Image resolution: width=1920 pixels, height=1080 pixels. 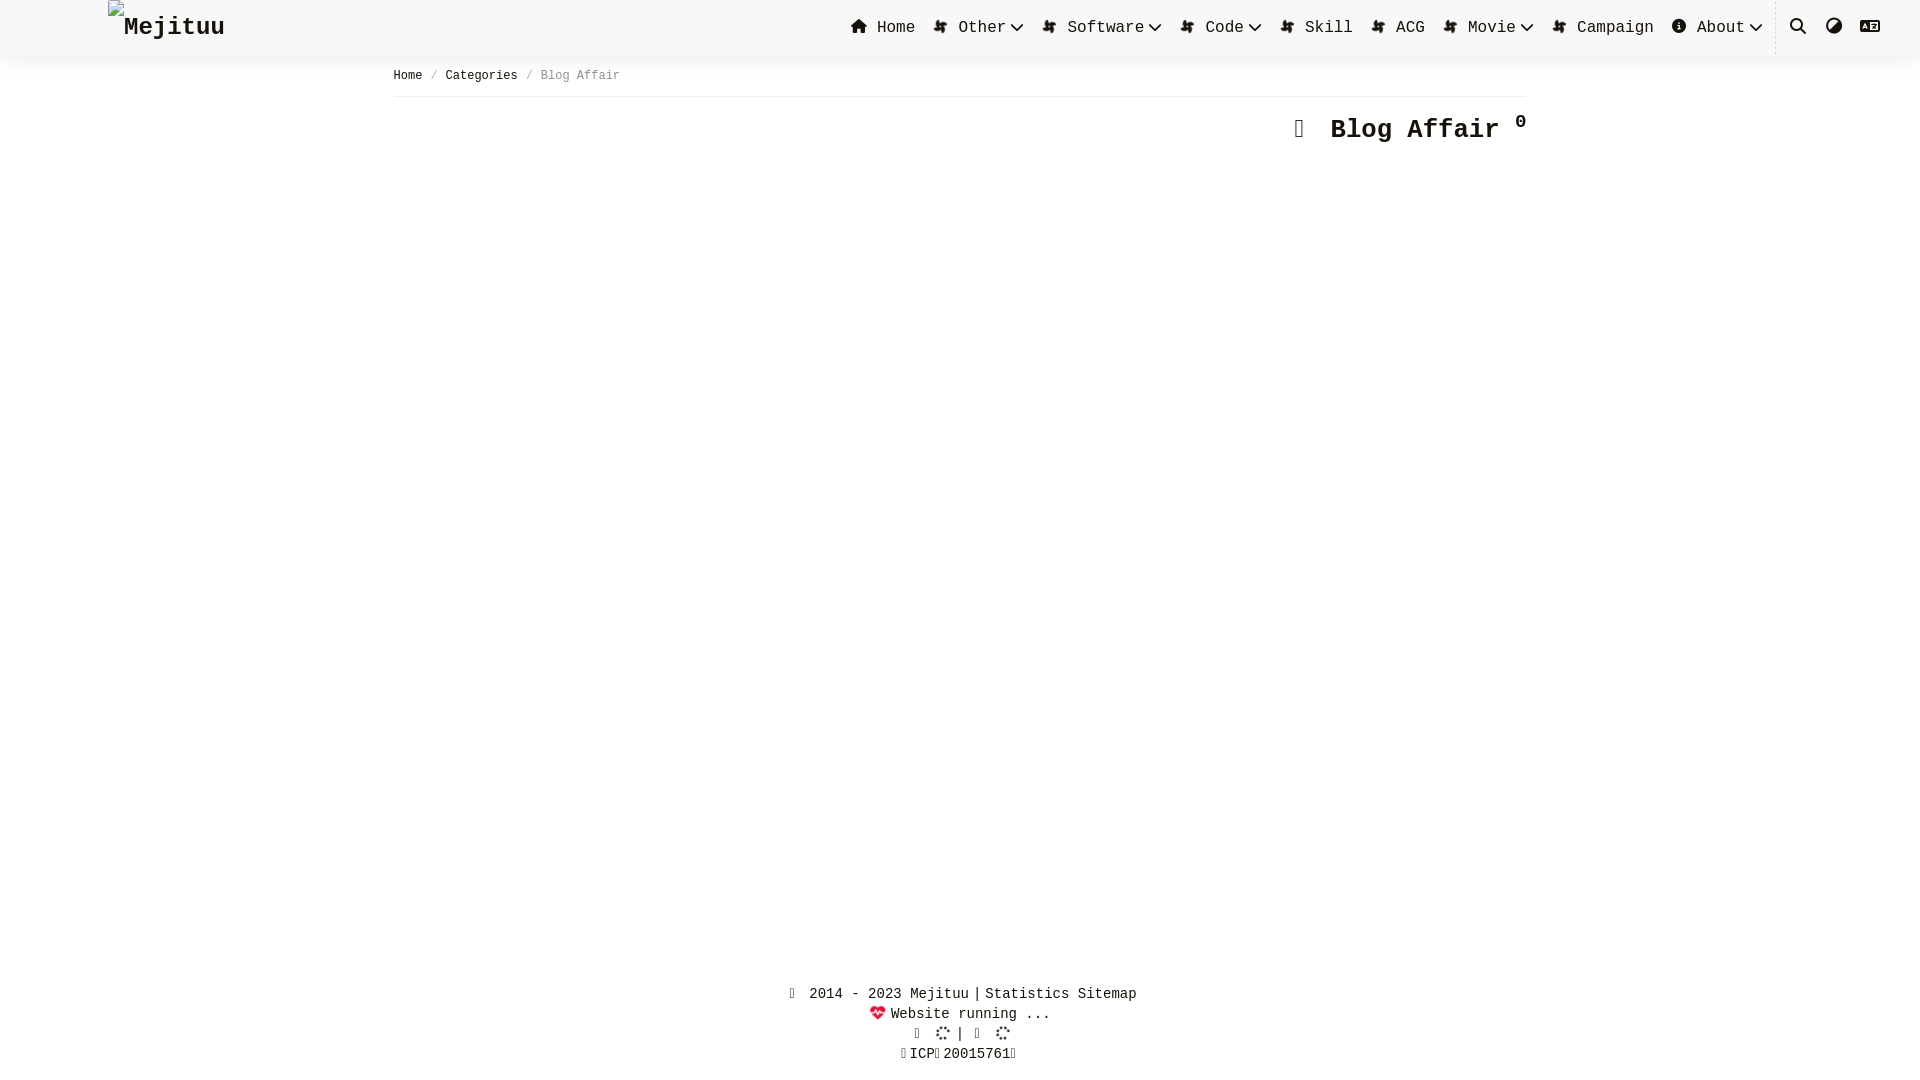 What do you see at coordinates (1395, 27) in the screenshot?
I see `'ACG'` at bounding box center [1395, 27].